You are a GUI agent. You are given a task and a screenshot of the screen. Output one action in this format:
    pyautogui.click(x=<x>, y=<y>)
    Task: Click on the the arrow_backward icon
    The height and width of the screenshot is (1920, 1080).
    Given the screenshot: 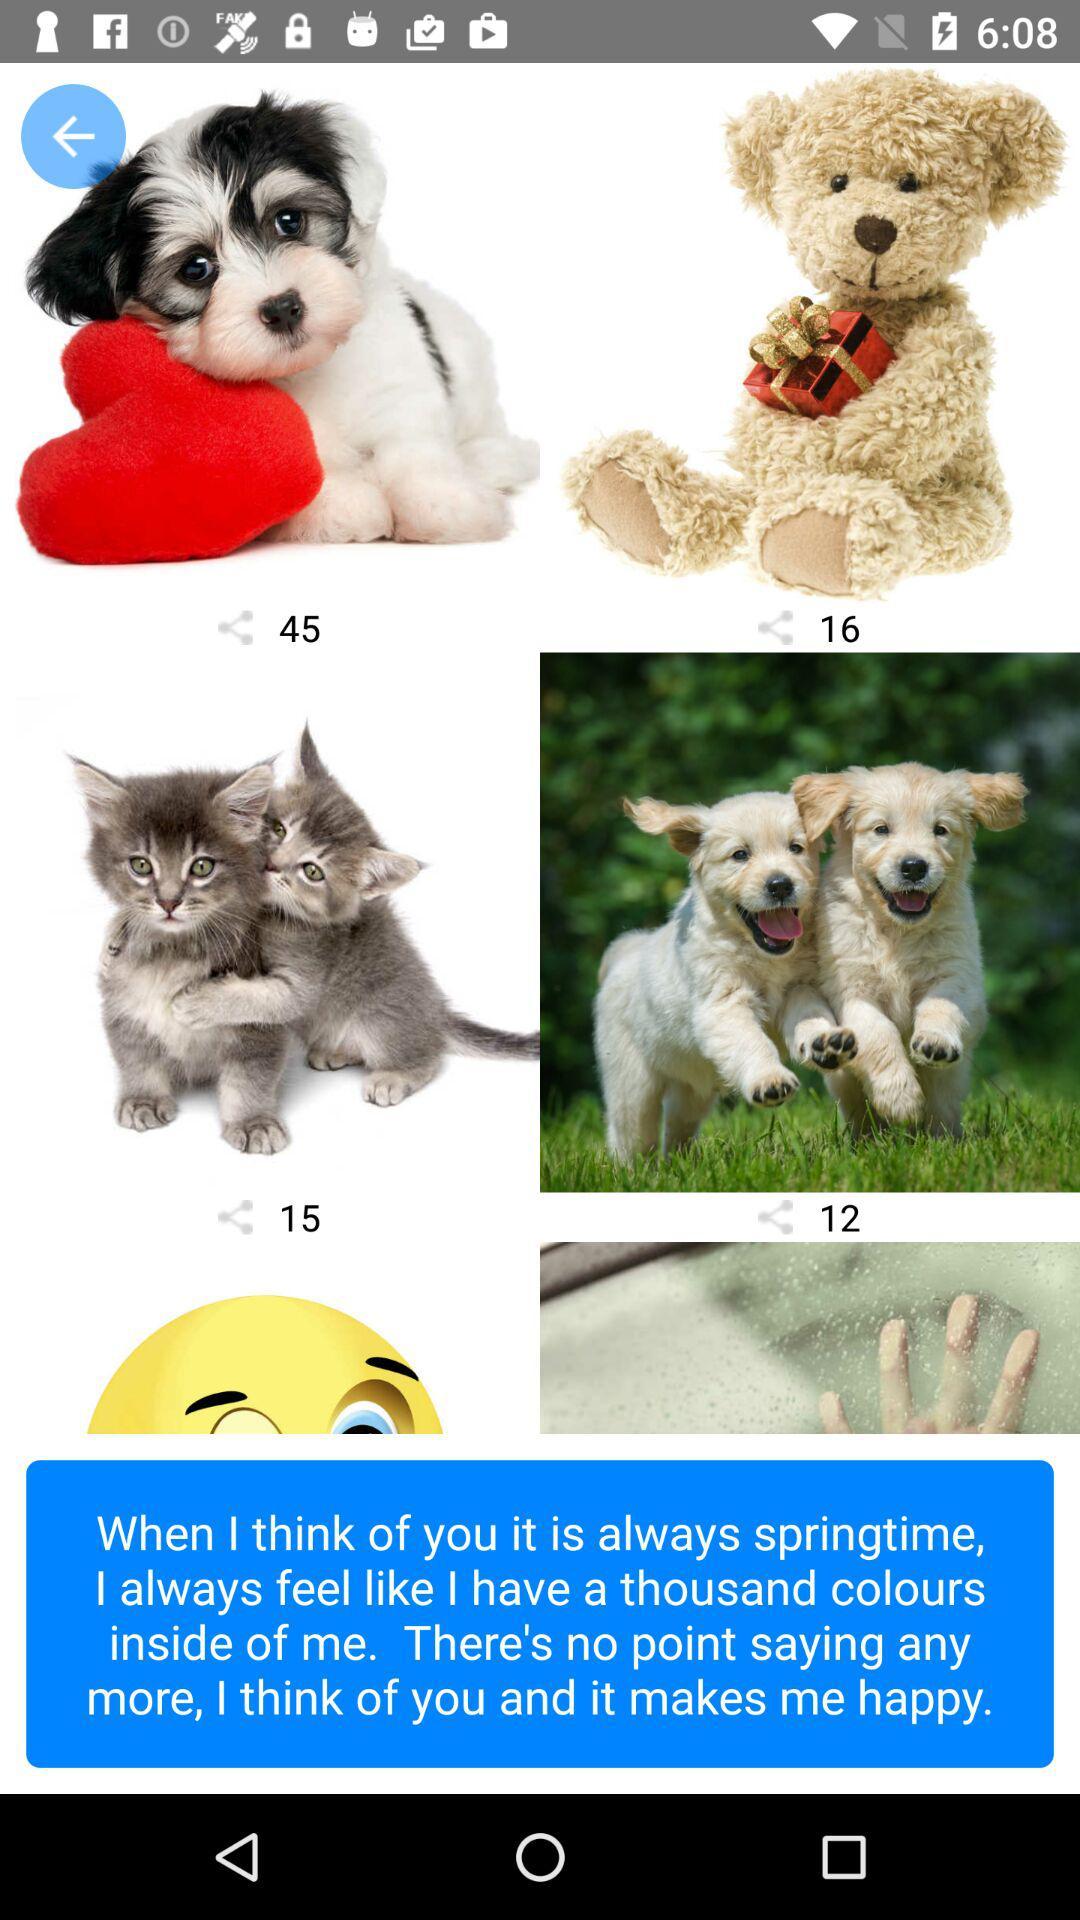 What is the action you would take?
    pyautogui.click(x=72, y=135)
    